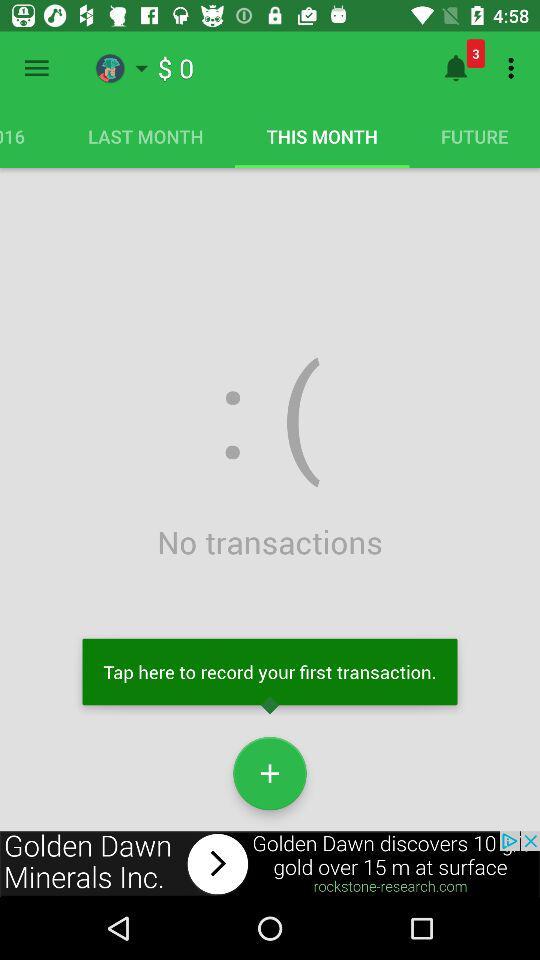 Image resolution: width=540 pixels, height=960 pixels. What do you see at coordinates (36, 68) in the screenshot?
I see `menu button` at bounding box center [36, 68].